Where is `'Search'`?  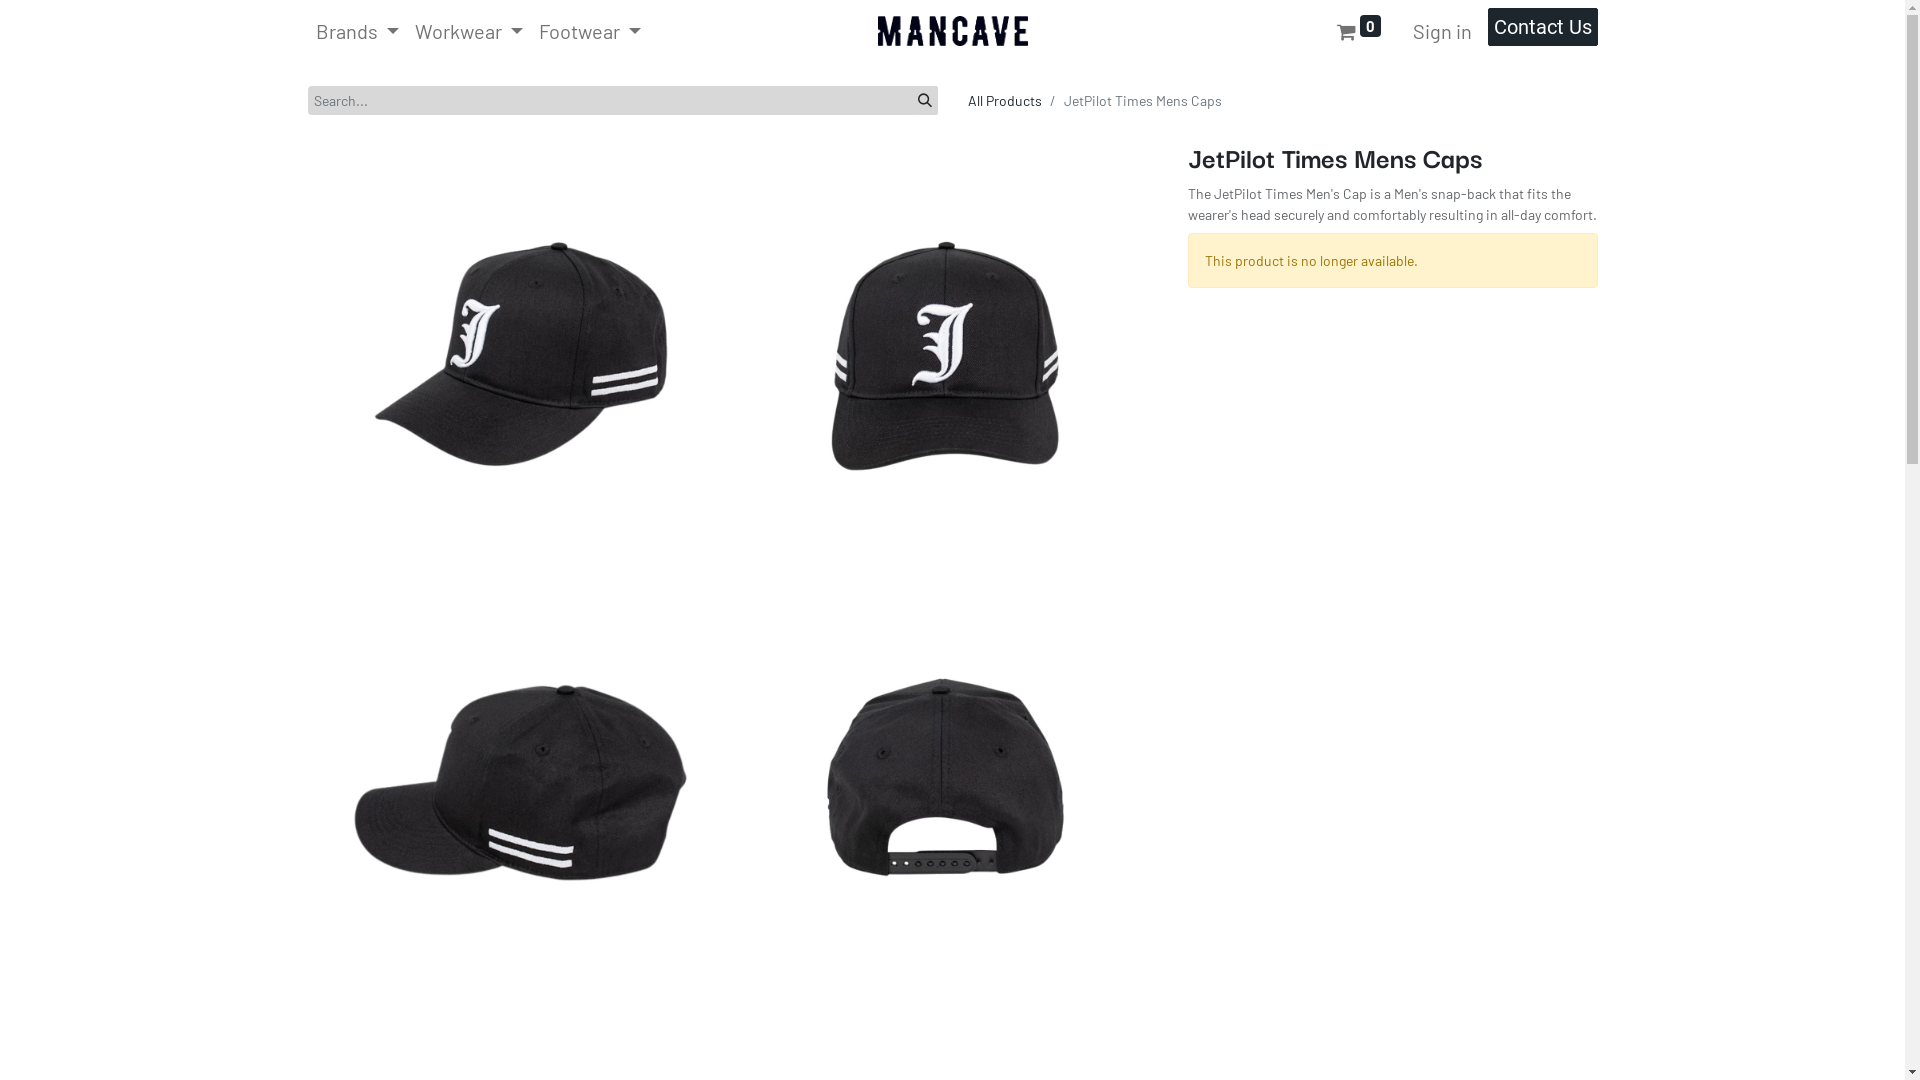 'Search' is located at coordinates (924, 100).